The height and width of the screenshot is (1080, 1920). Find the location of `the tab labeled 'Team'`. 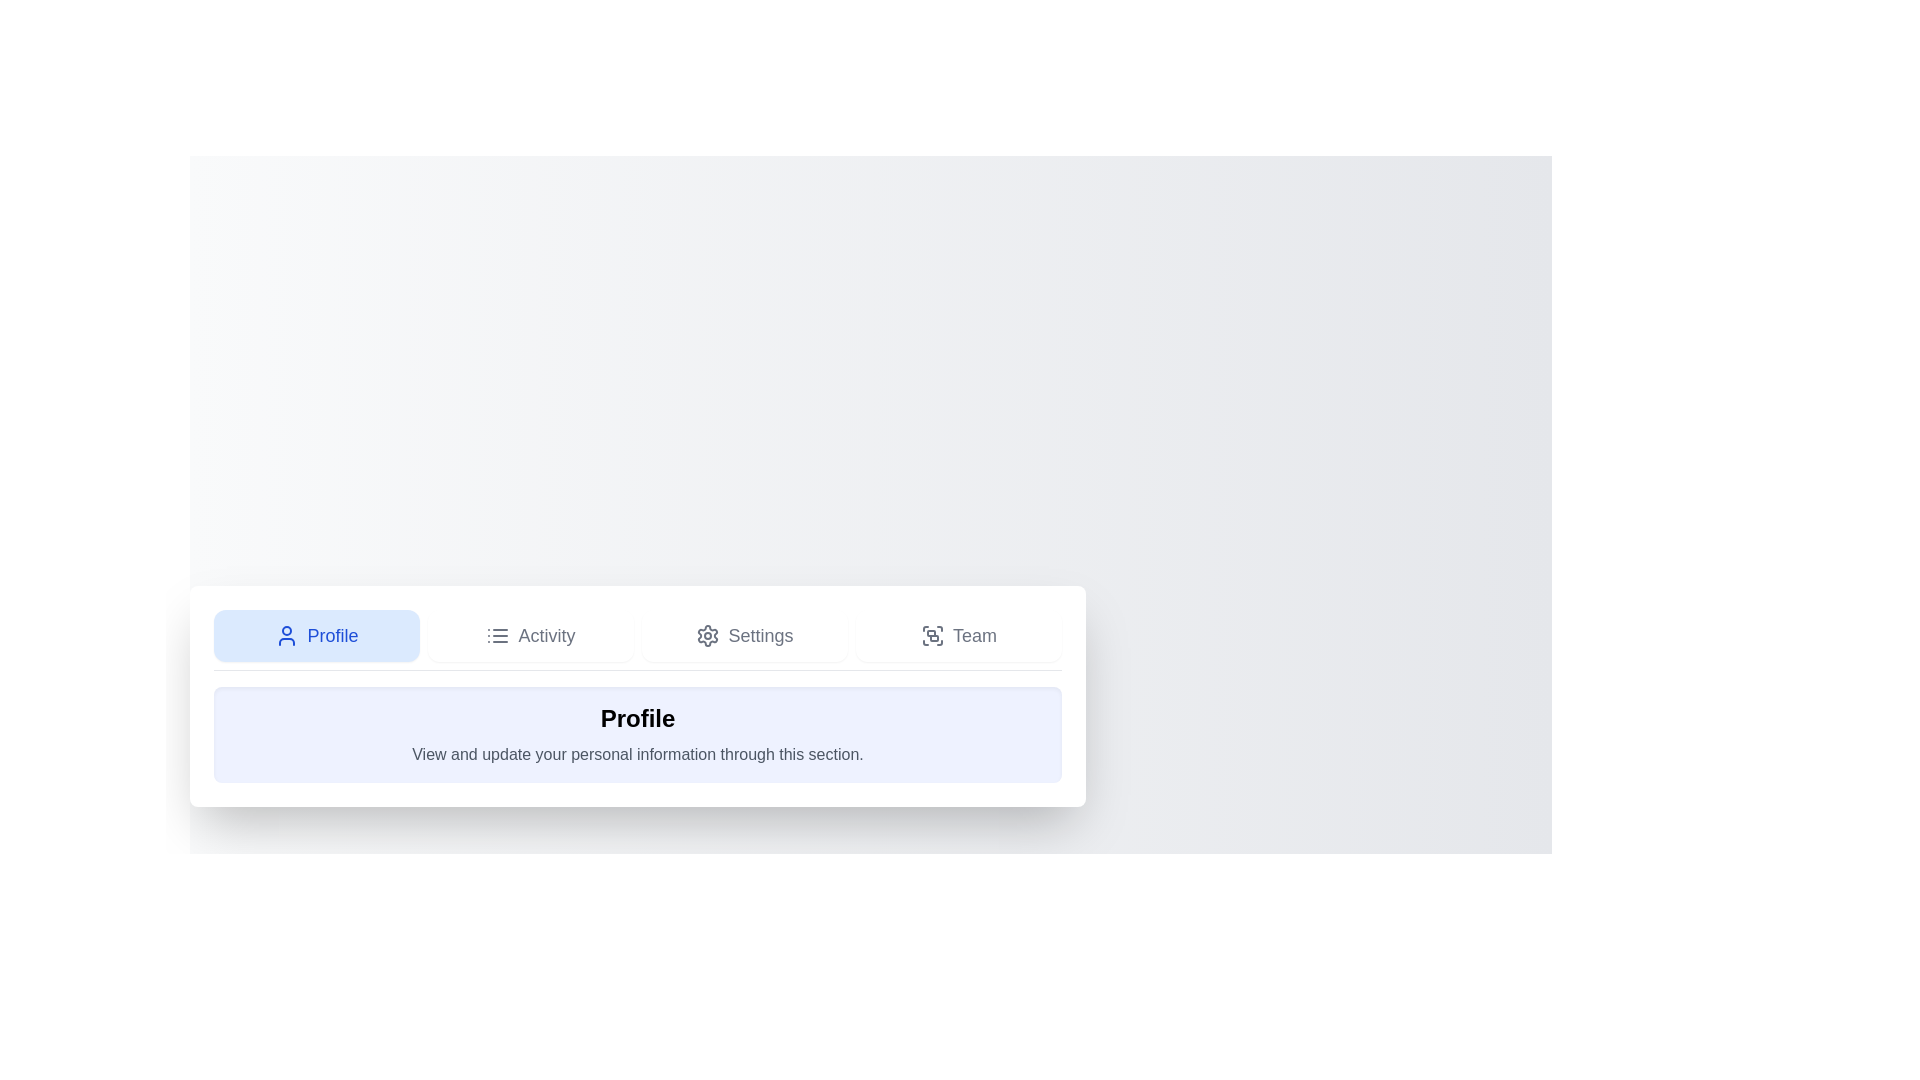

the tab labeled 'Team' is located at coordinates (958, 635).